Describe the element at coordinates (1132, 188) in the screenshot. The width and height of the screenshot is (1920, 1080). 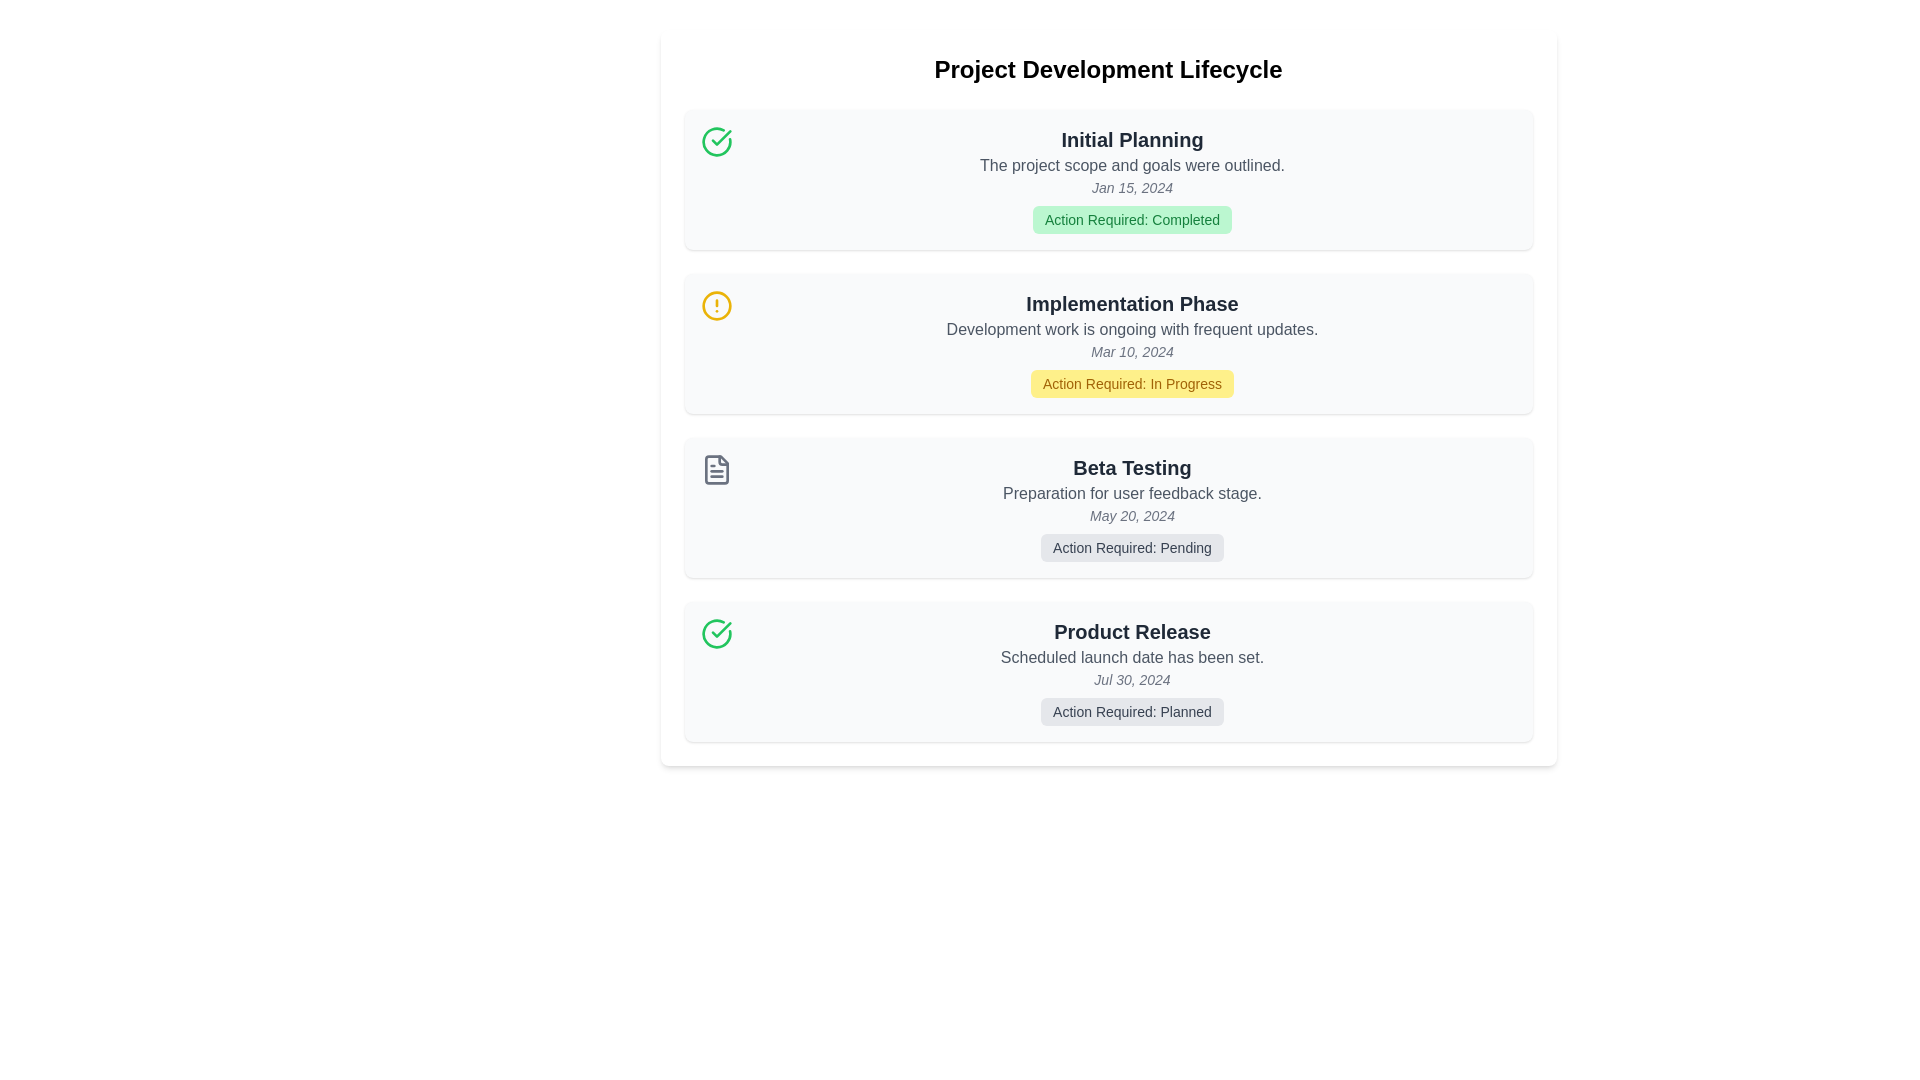
I see `the text label displaying 'Jan 15, 2024', which is styled in gray, italicized, and located in the 'Initial Planning' section of the 'Project Development Lifecycle' interface` at that location.